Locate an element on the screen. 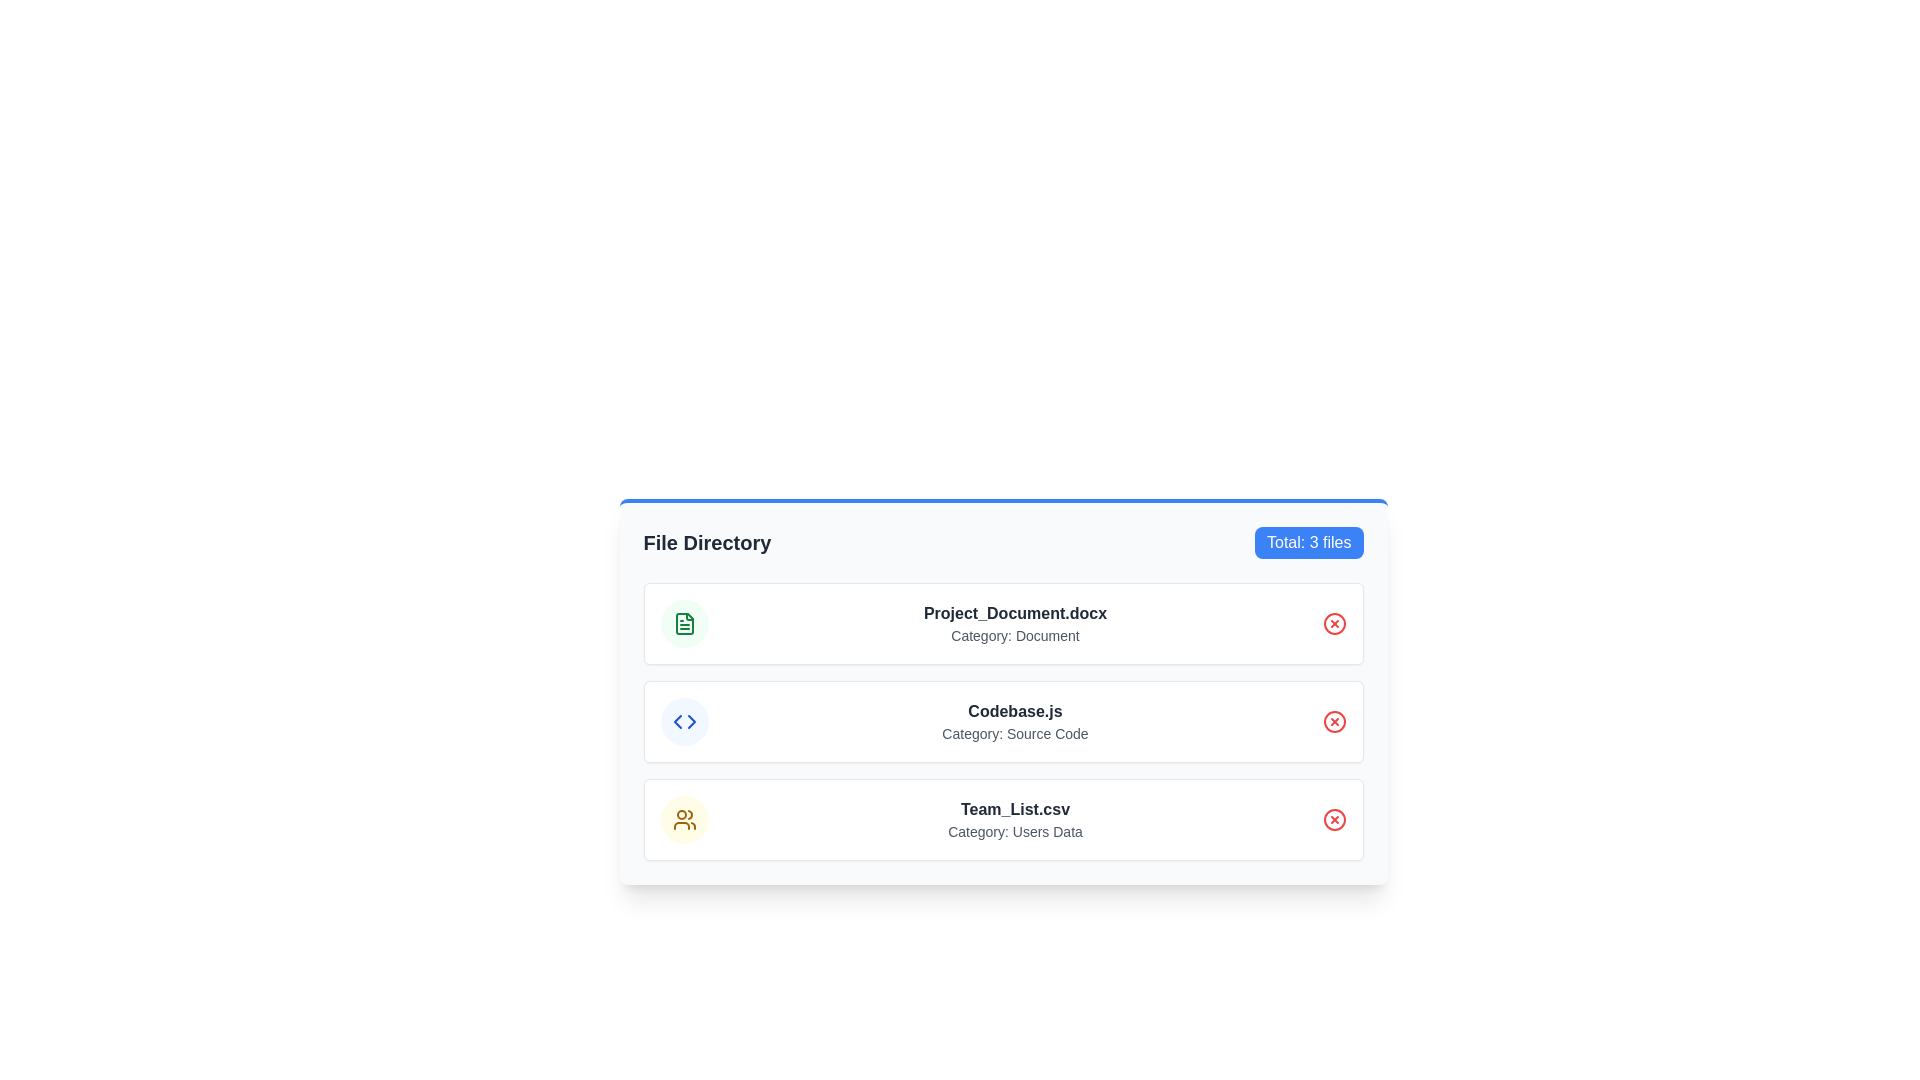 This screenshot has width=1920, height=1080. the third card entry labeled 'Team_List.csv' in the directory is located at coordinates (1003, 820).